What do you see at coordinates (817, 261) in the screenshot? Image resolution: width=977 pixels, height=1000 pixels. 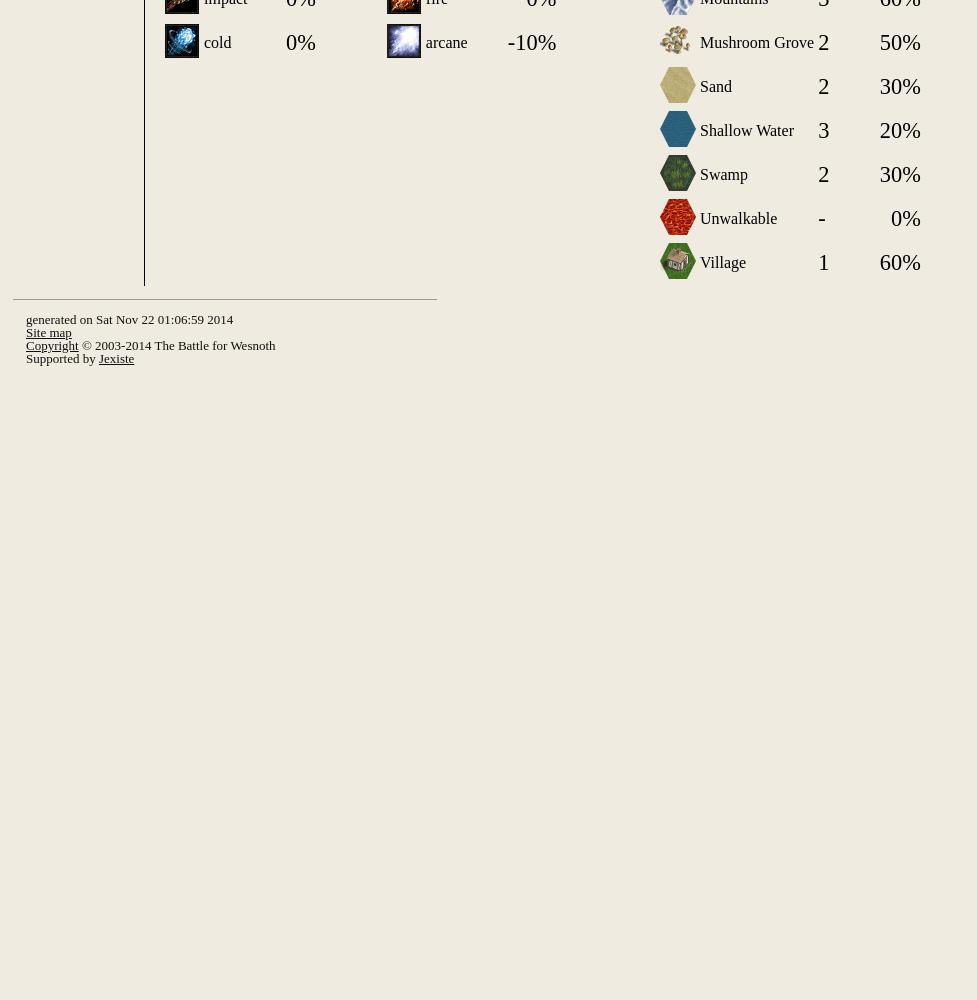 I see `'1'` at bounding box center [817, 261].